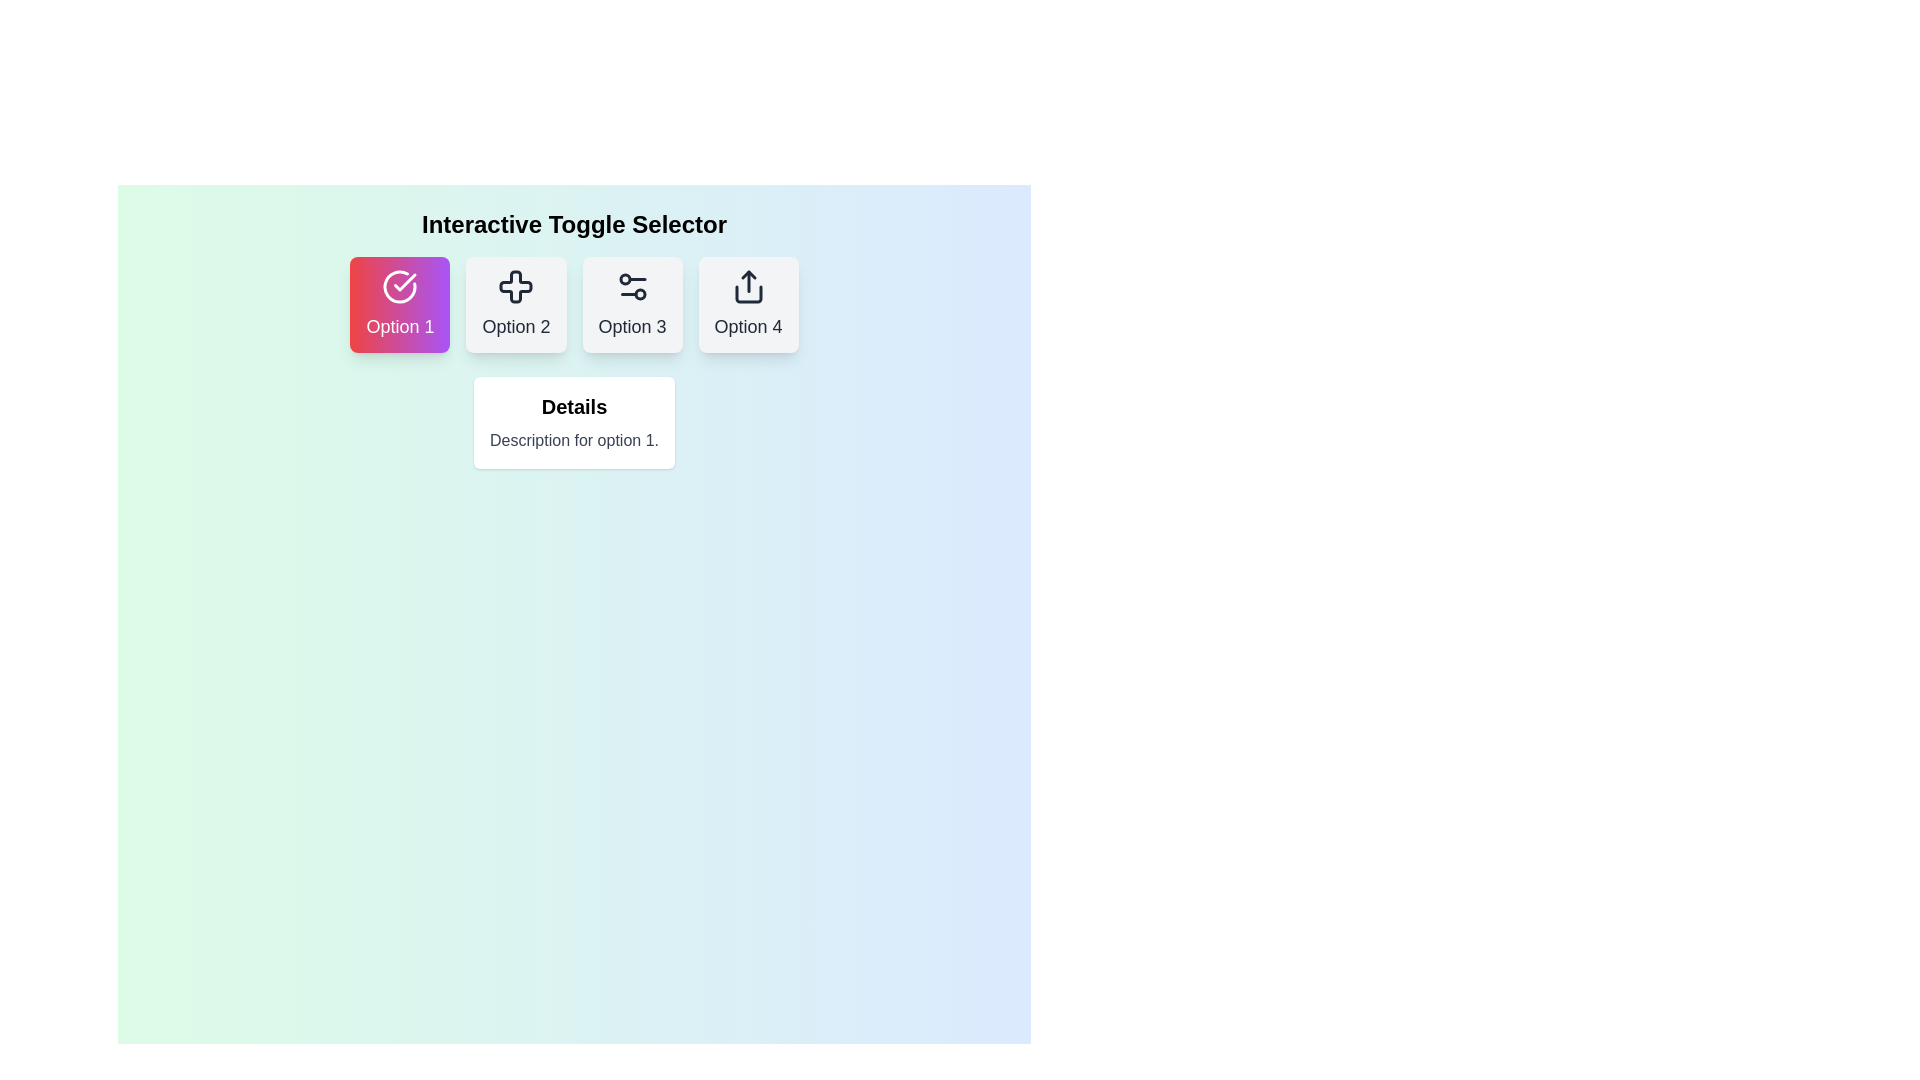  Describe the element at coordinates (747, 304) in the screenshot. I see `the button corresponding to Option 4 to display its description` at that location.